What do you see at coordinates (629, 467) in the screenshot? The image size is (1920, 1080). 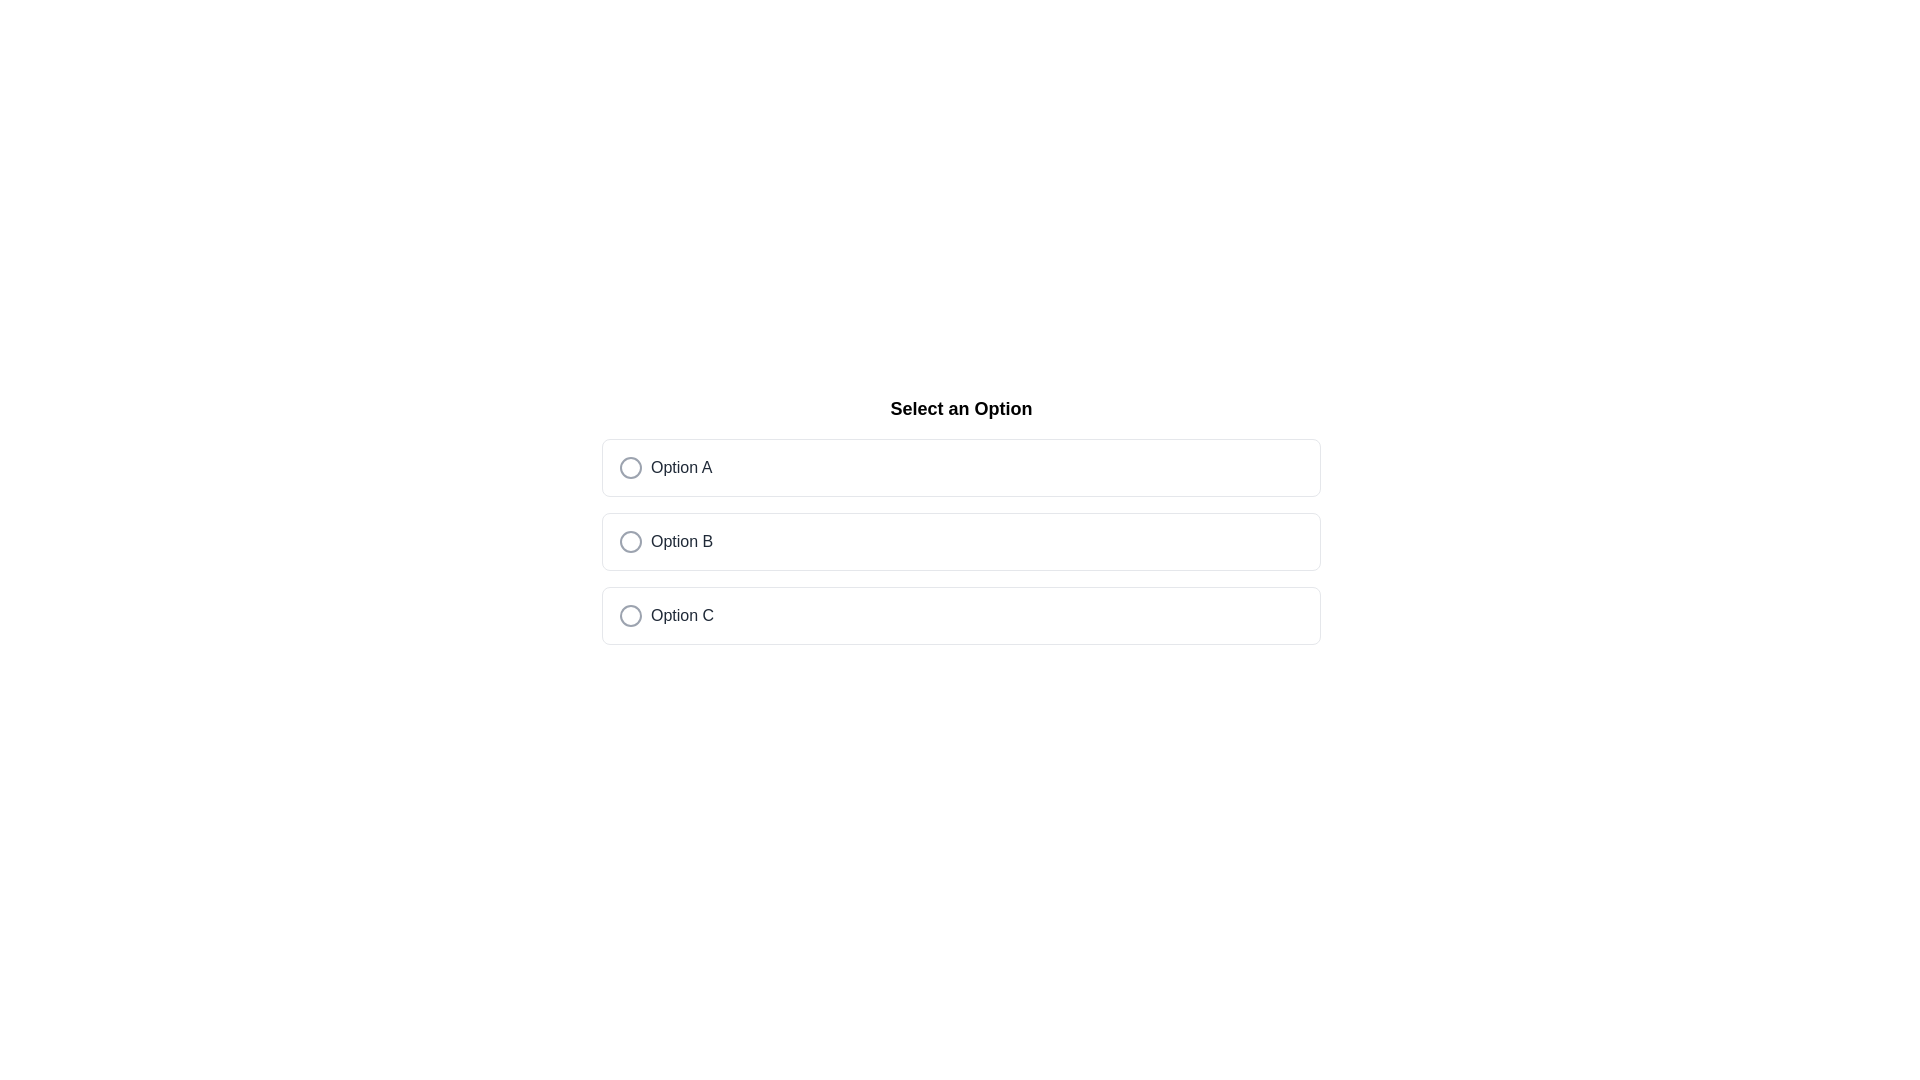 I see `the 'Option A' radio button` at bounding box center [629, 467].